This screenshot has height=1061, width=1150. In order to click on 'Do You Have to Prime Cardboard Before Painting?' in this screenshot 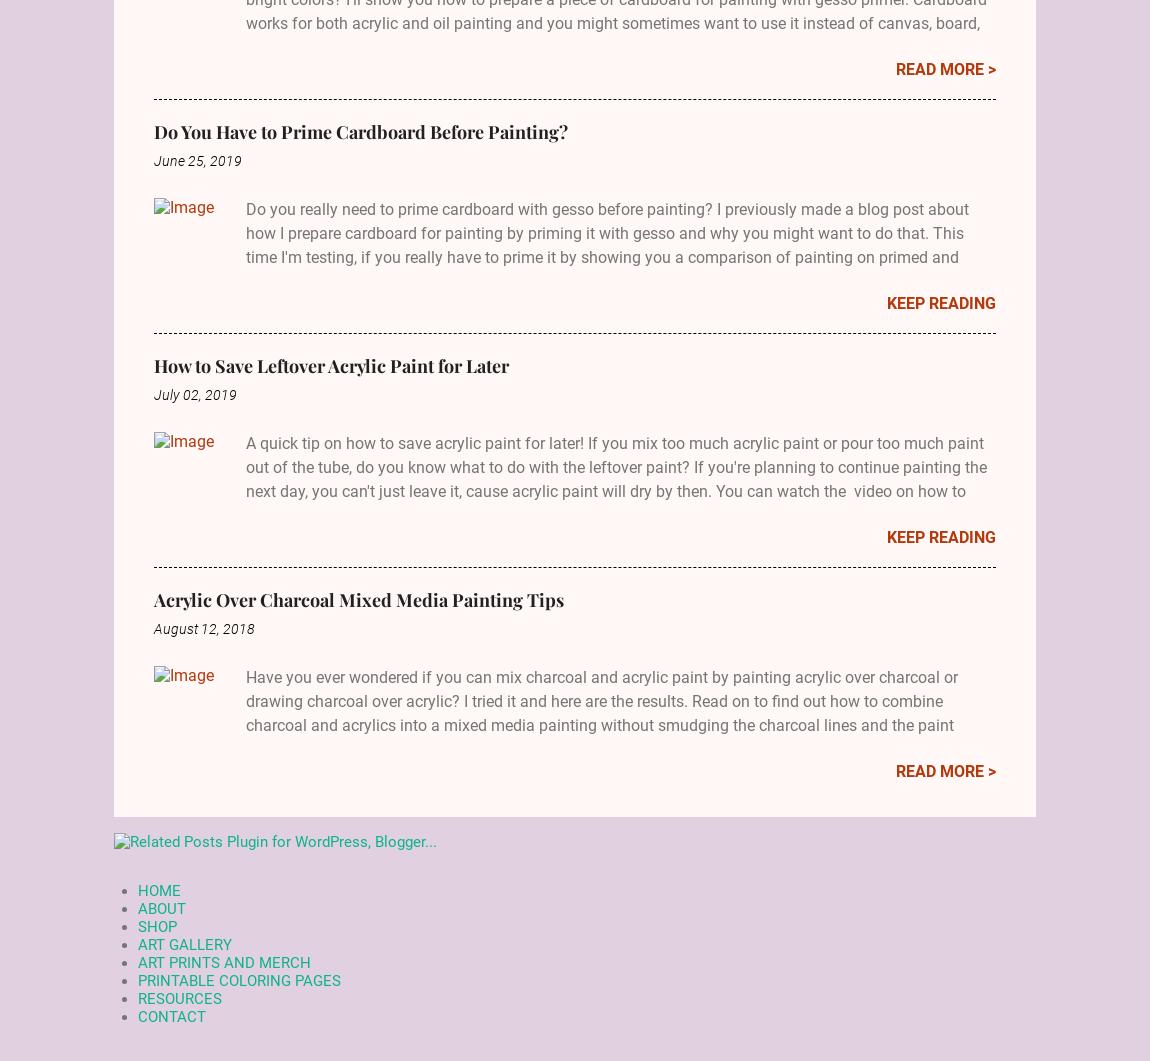, I will do `click(360, 131)`.